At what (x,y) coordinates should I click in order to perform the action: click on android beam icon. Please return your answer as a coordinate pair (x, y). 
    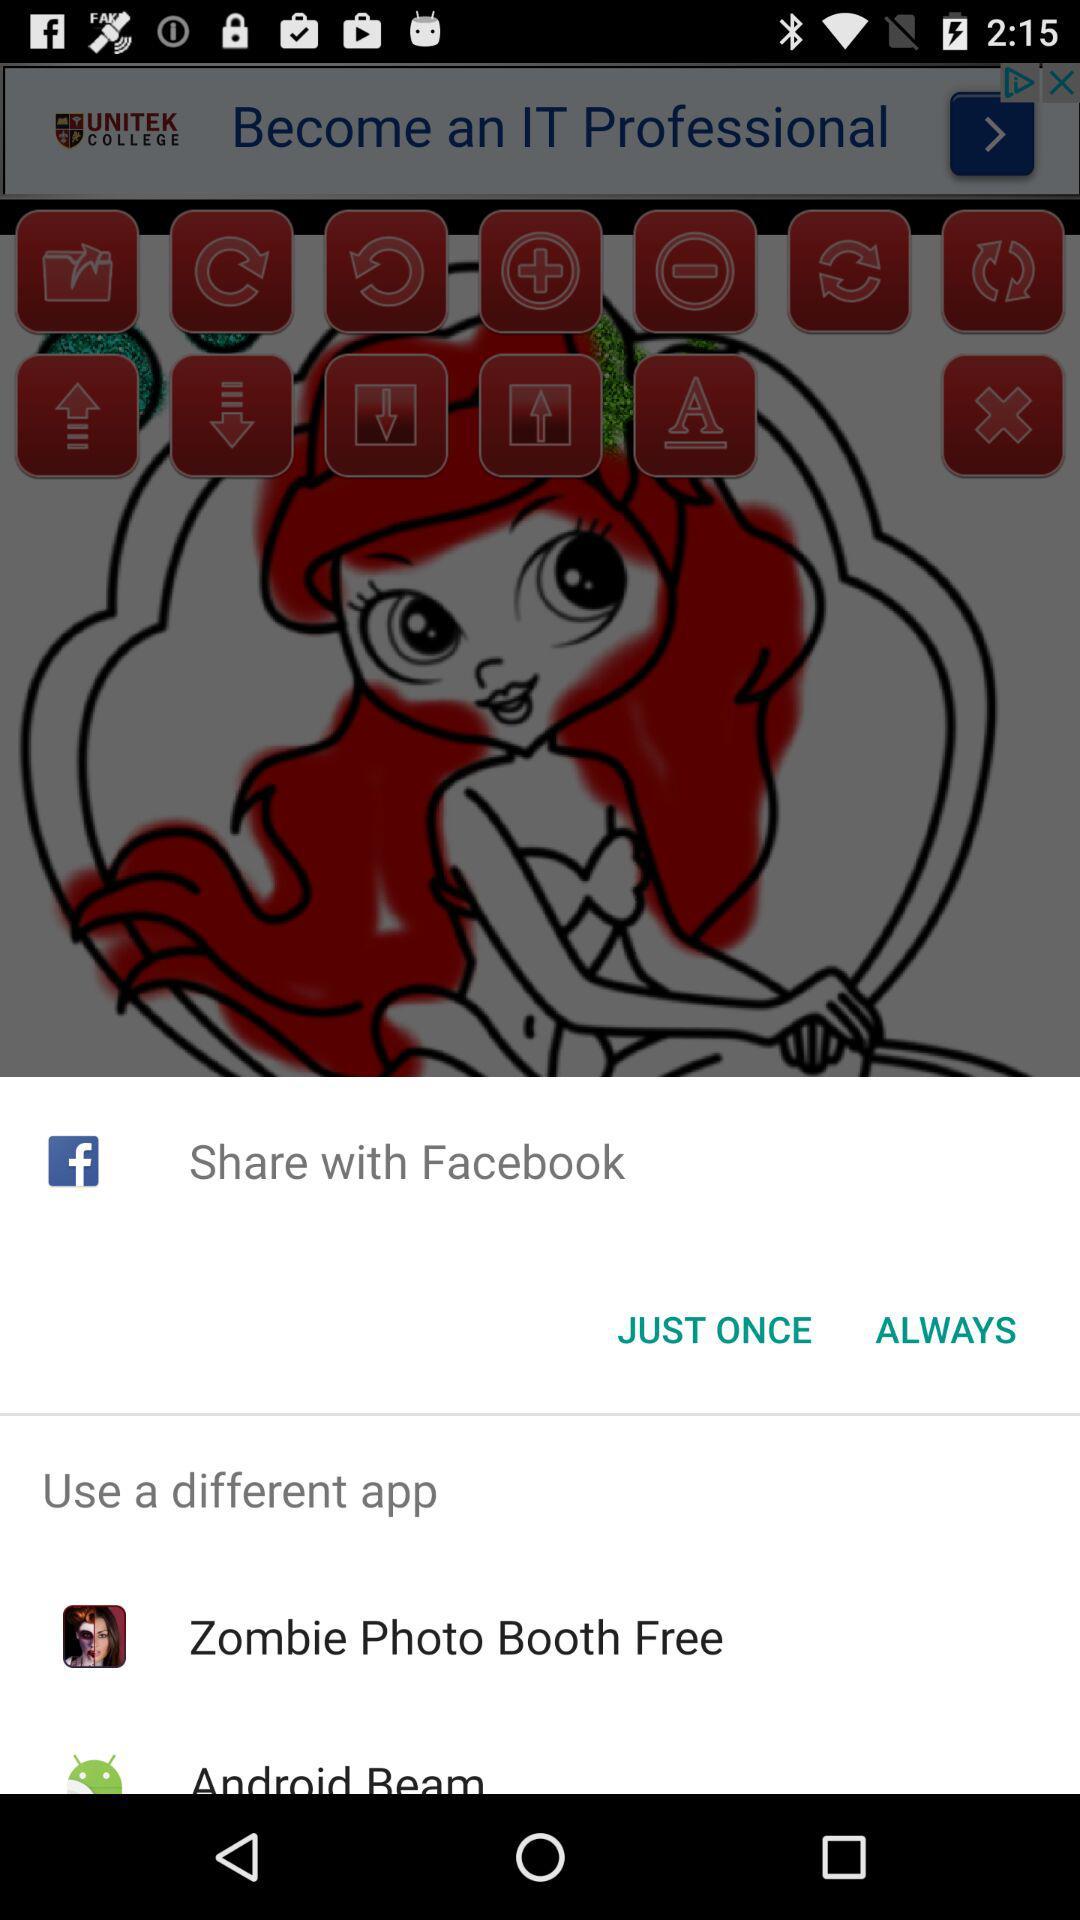
    Looking at the image, I should click on (336, 1772).